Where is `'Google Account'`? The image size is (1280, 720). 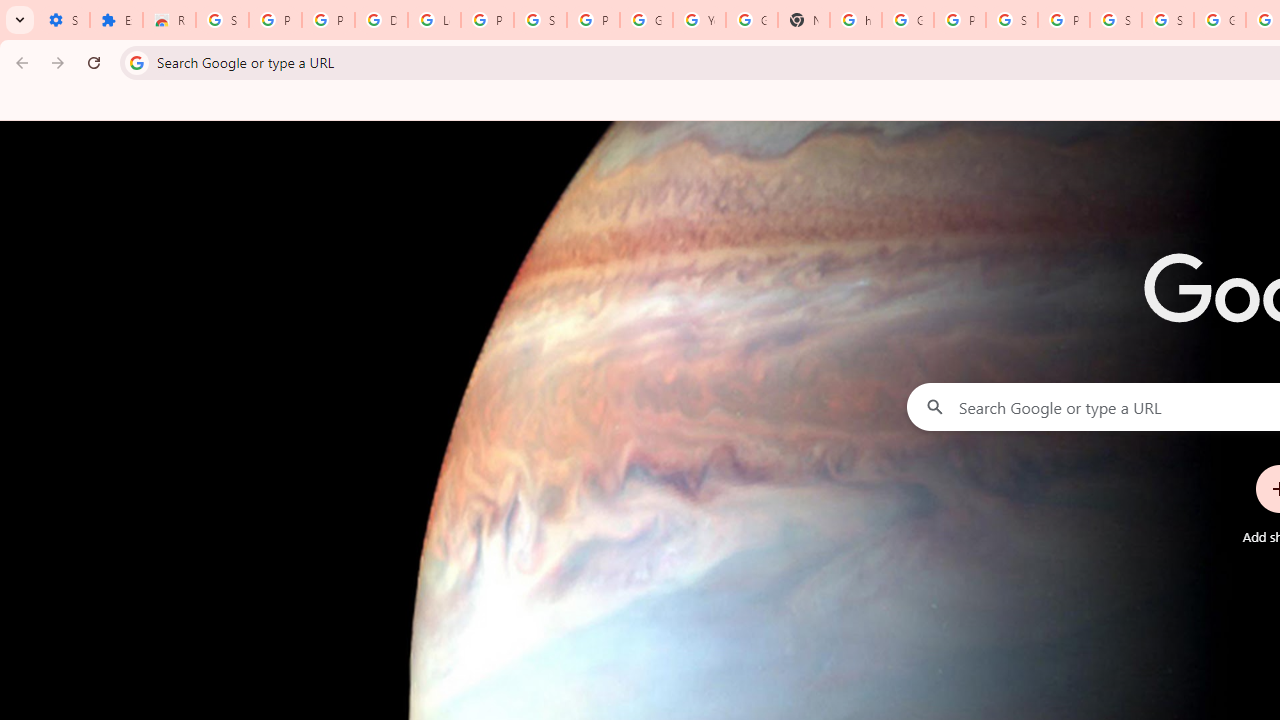
'Google Account' is located at coordinates (646, 20).